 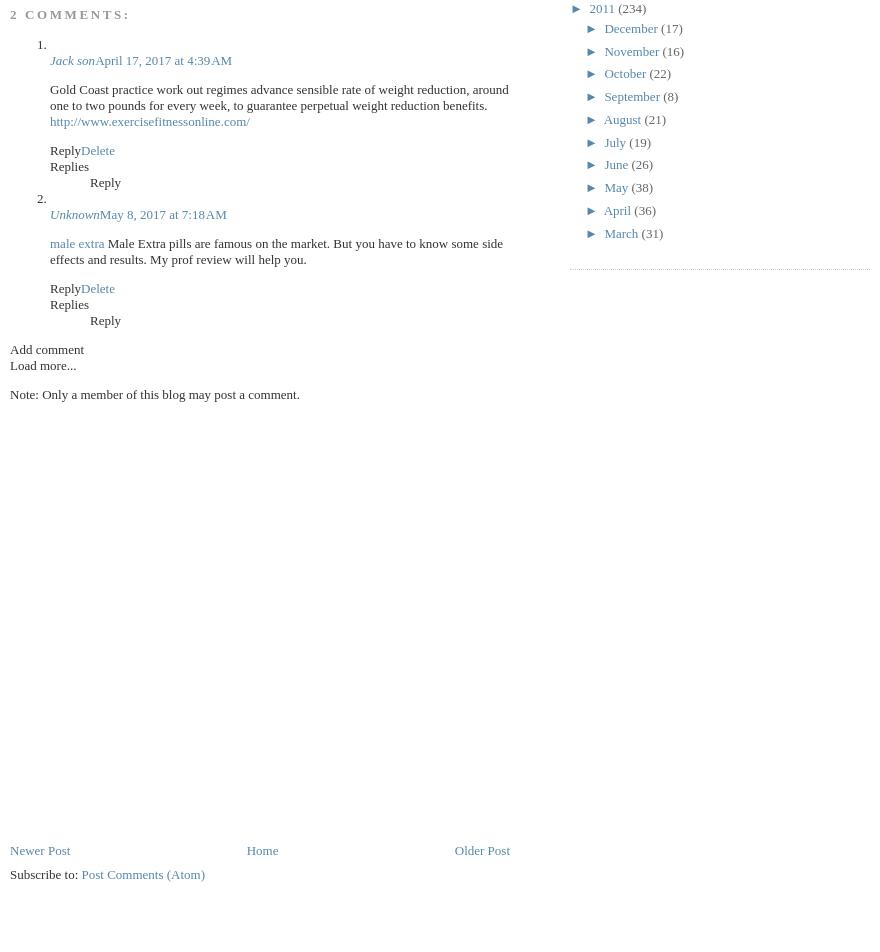 I want to click on 'Home', so click(x=261, y=849).